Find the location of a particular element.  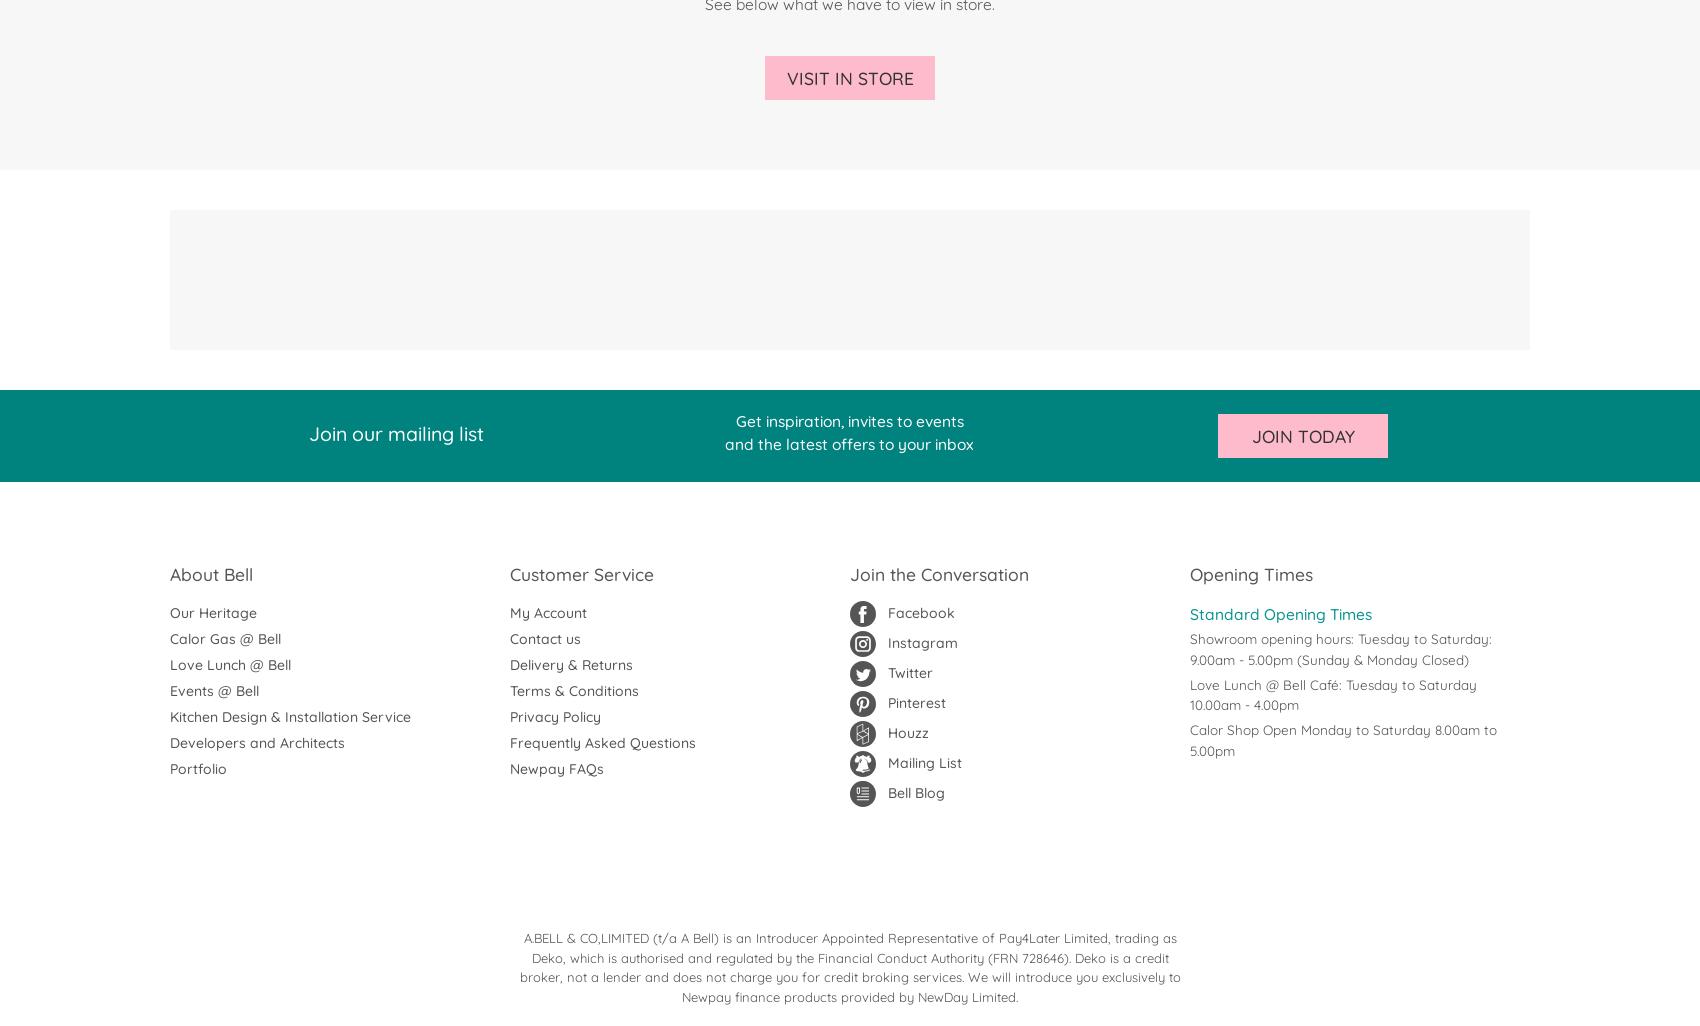

'Terms & Conditions' is located at coordinates (573, 690).